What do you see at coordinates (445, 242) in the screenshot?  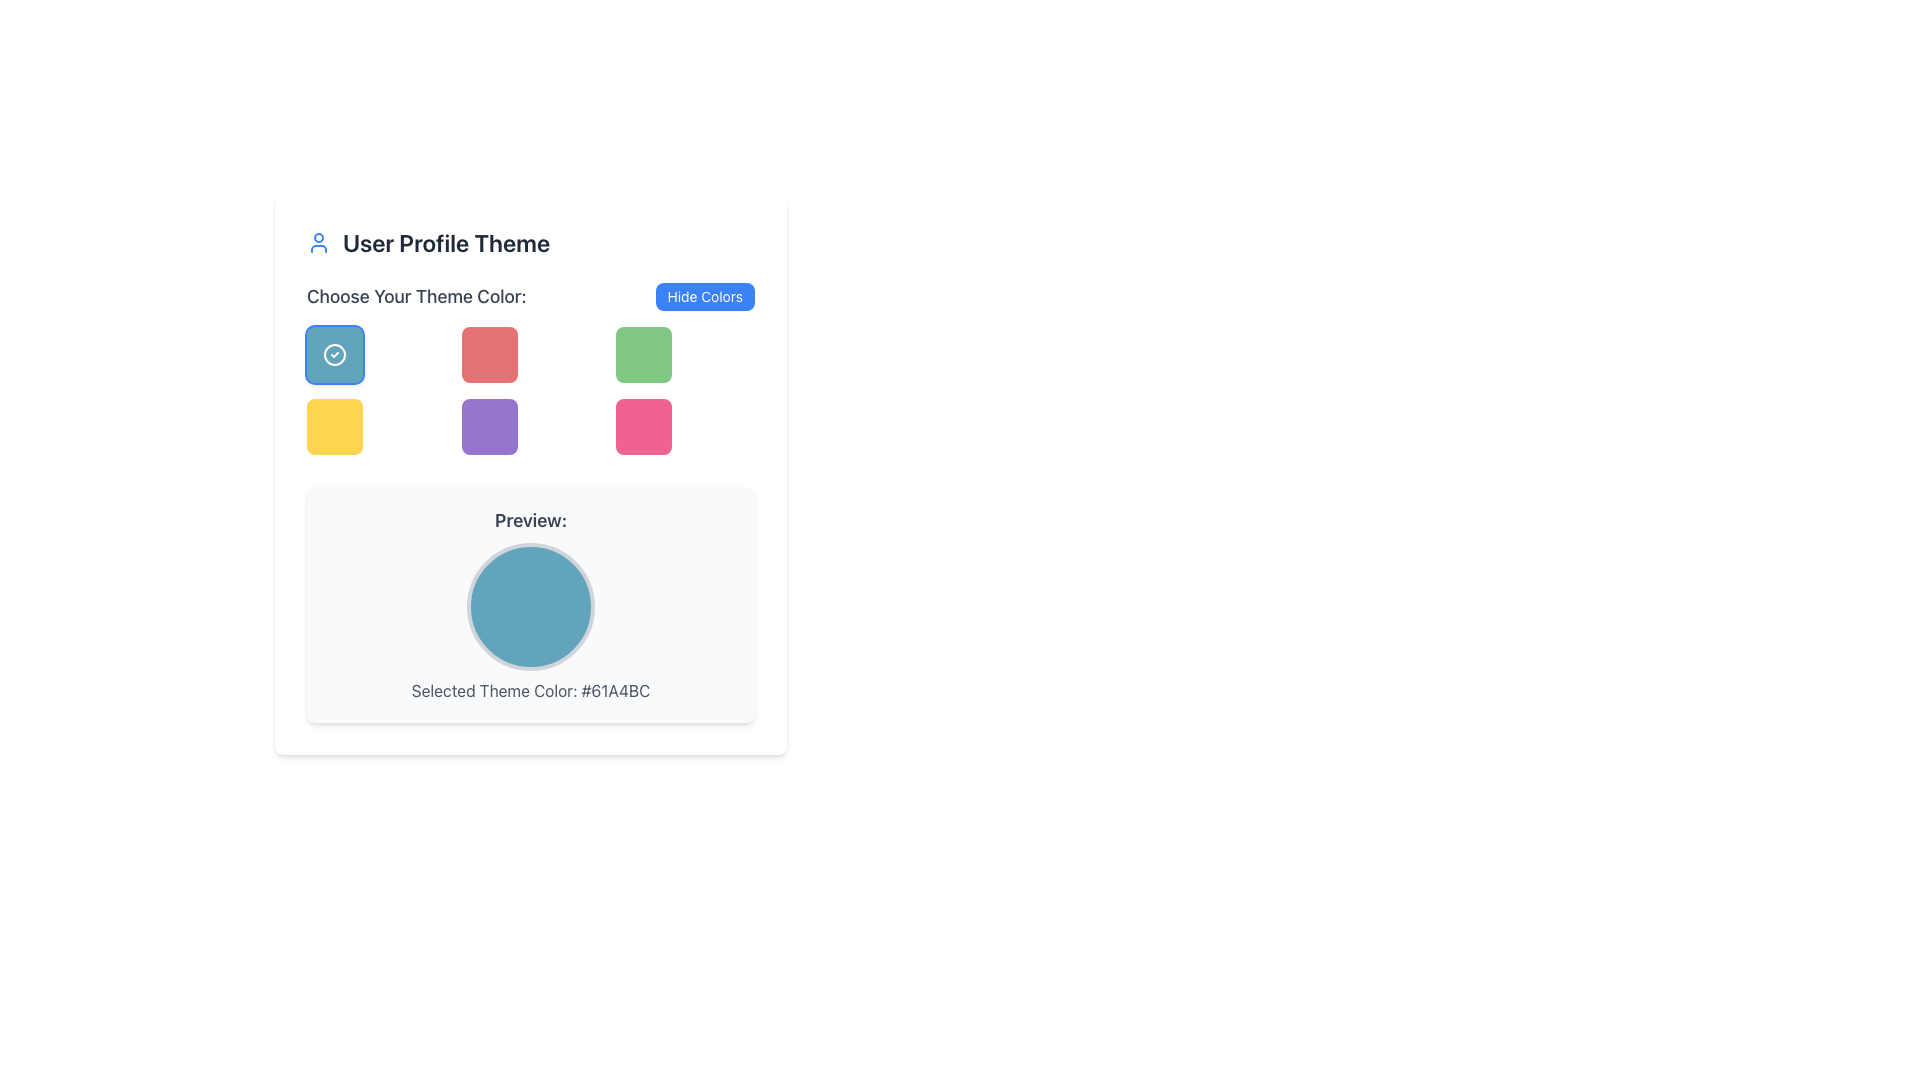 I see `text from the heading labeled 'User Profile Theme', which is prominently displayed in large, bold, dark-gray text next to a circular profile icon` at bounding box center [445, 242].